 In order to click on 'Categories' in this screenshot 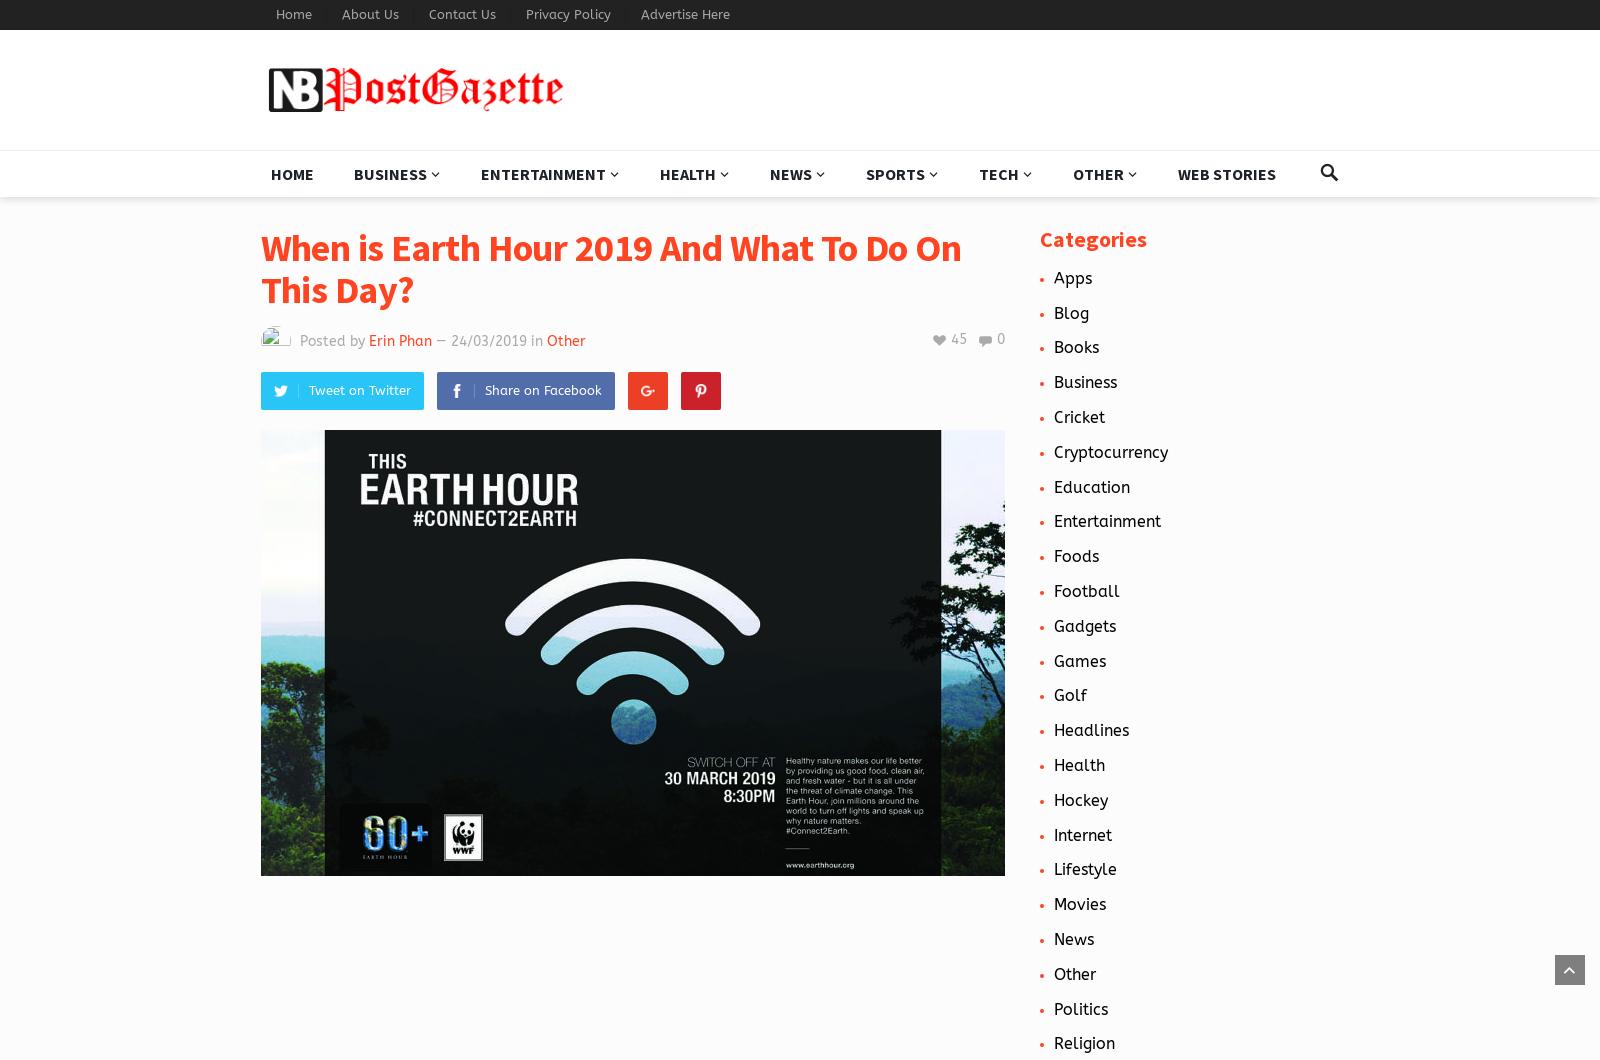, I will do `click(1092, 238)`.